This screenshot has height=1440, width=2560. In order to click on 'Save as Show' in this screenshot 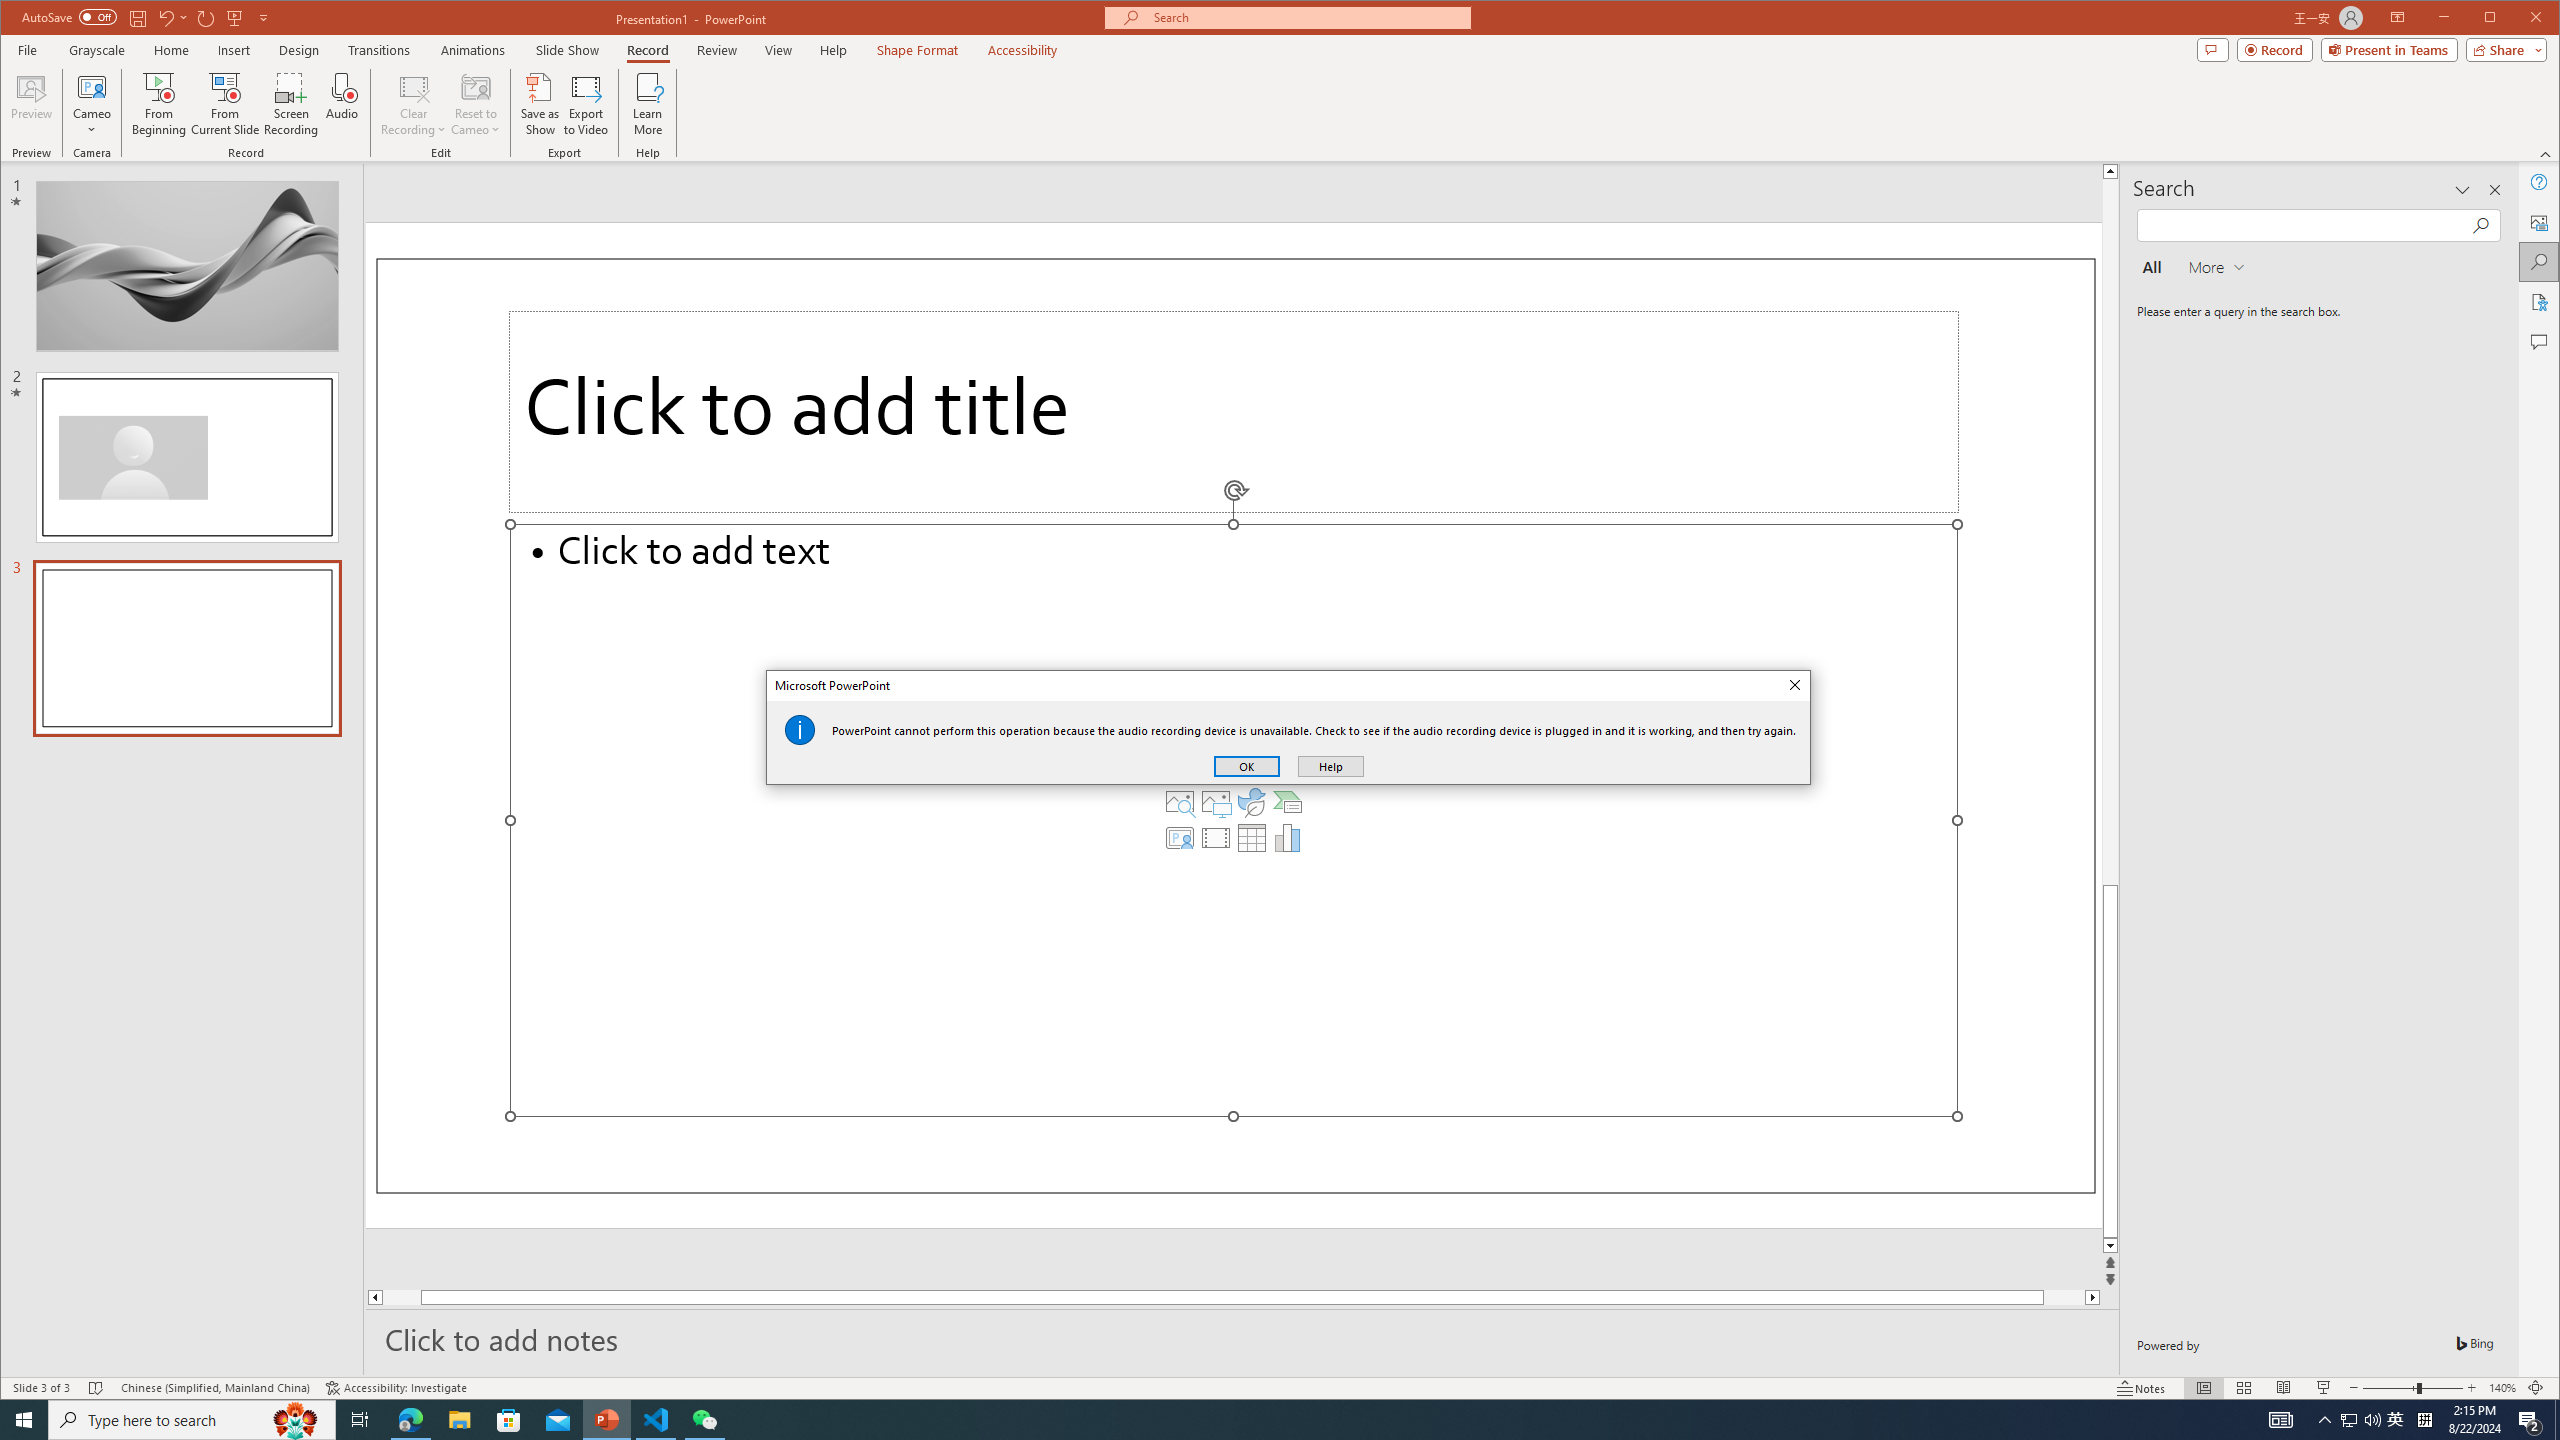, I will do `click(541, 103)`.